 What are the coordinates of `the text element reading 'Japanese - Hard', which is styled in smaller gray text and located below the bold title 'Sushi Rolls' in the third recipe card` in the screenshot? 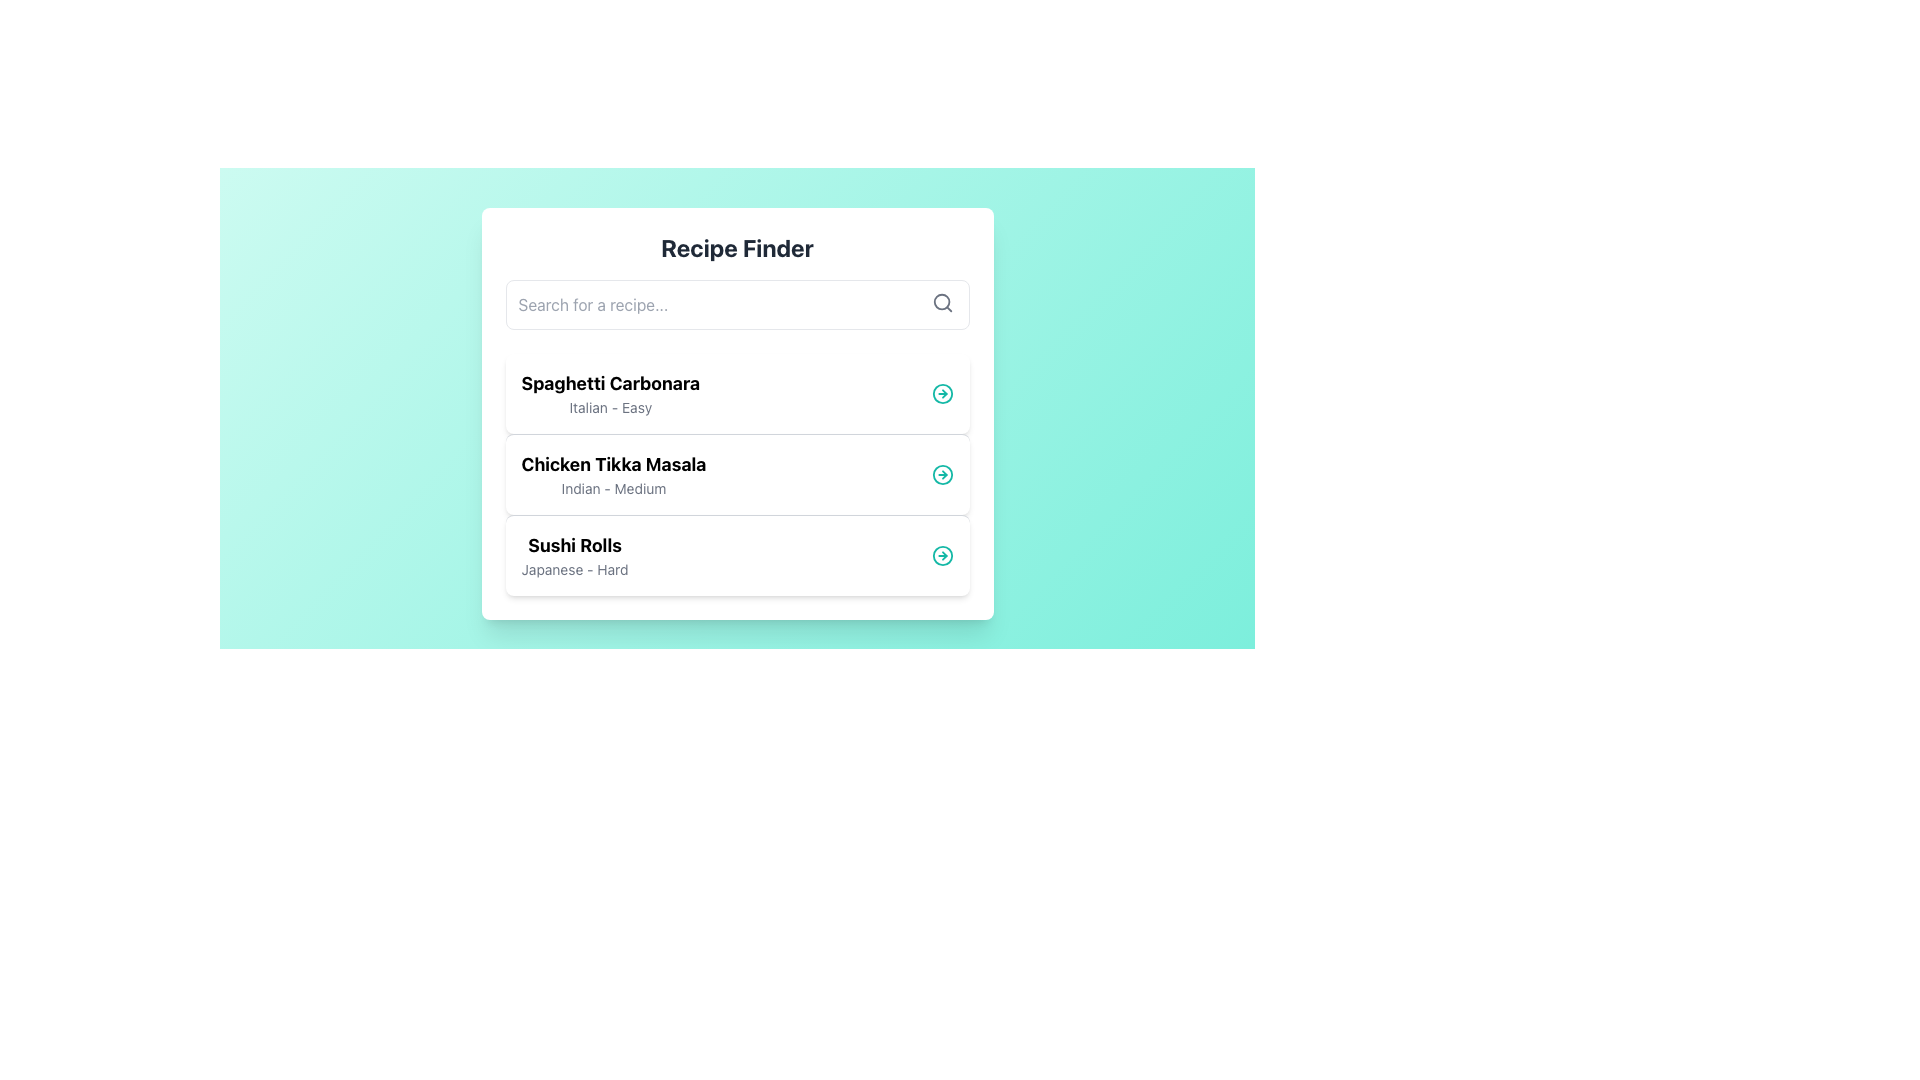 It's located at (574, 570).